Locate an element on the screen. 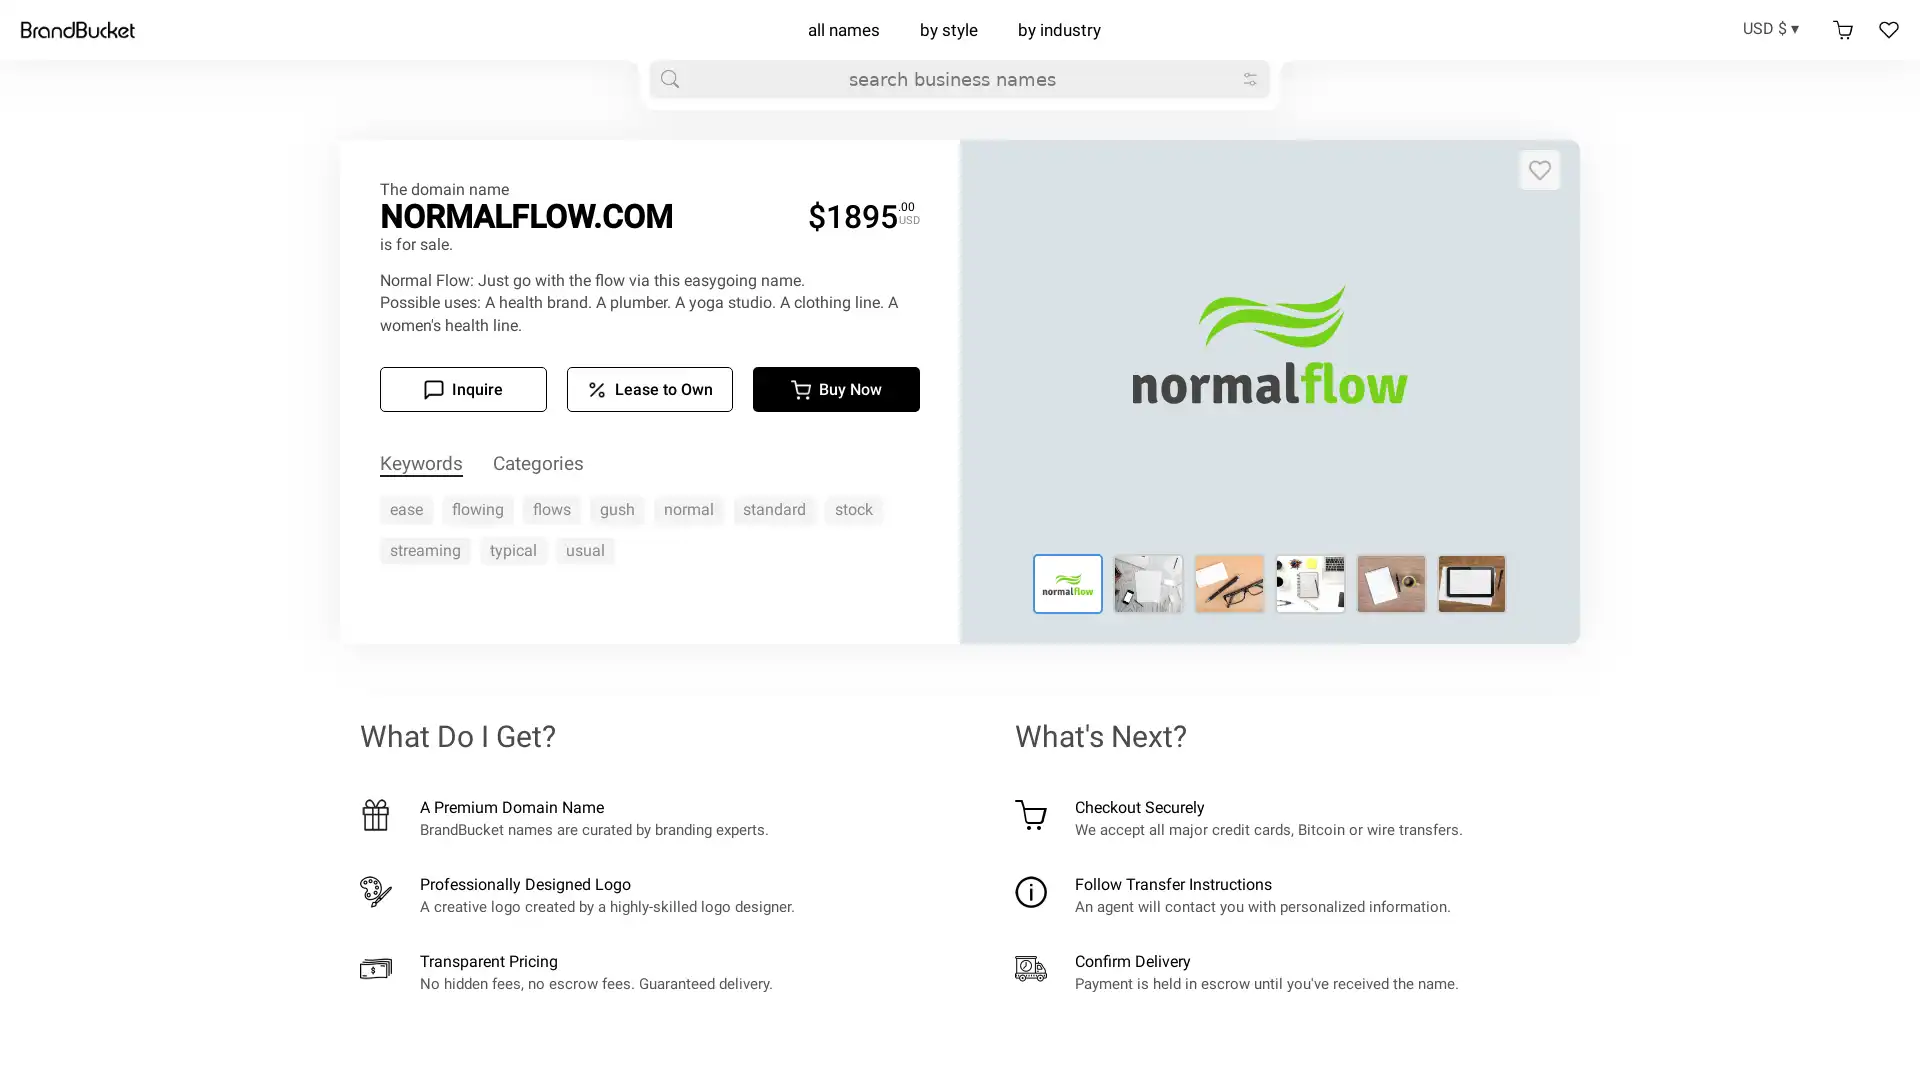  Logo for normalflow.com is located at coordinates (1389, 583).